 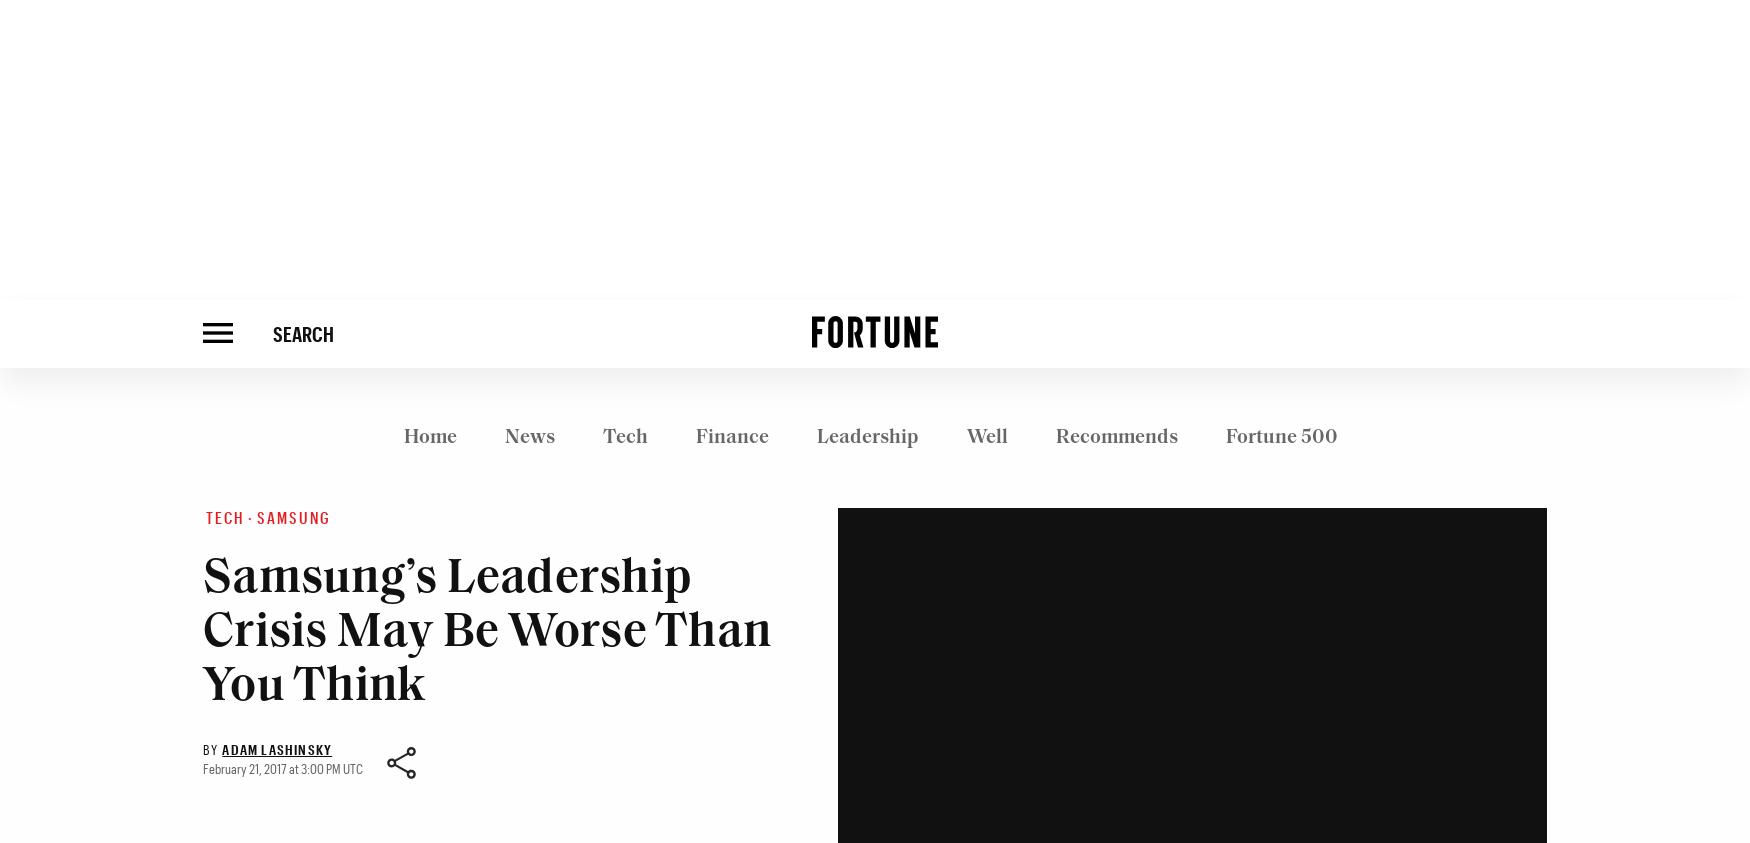 What do you see at coordinates (429, 437) in the screenshot?
I see `'Home'` at bounding box center [429, 437].